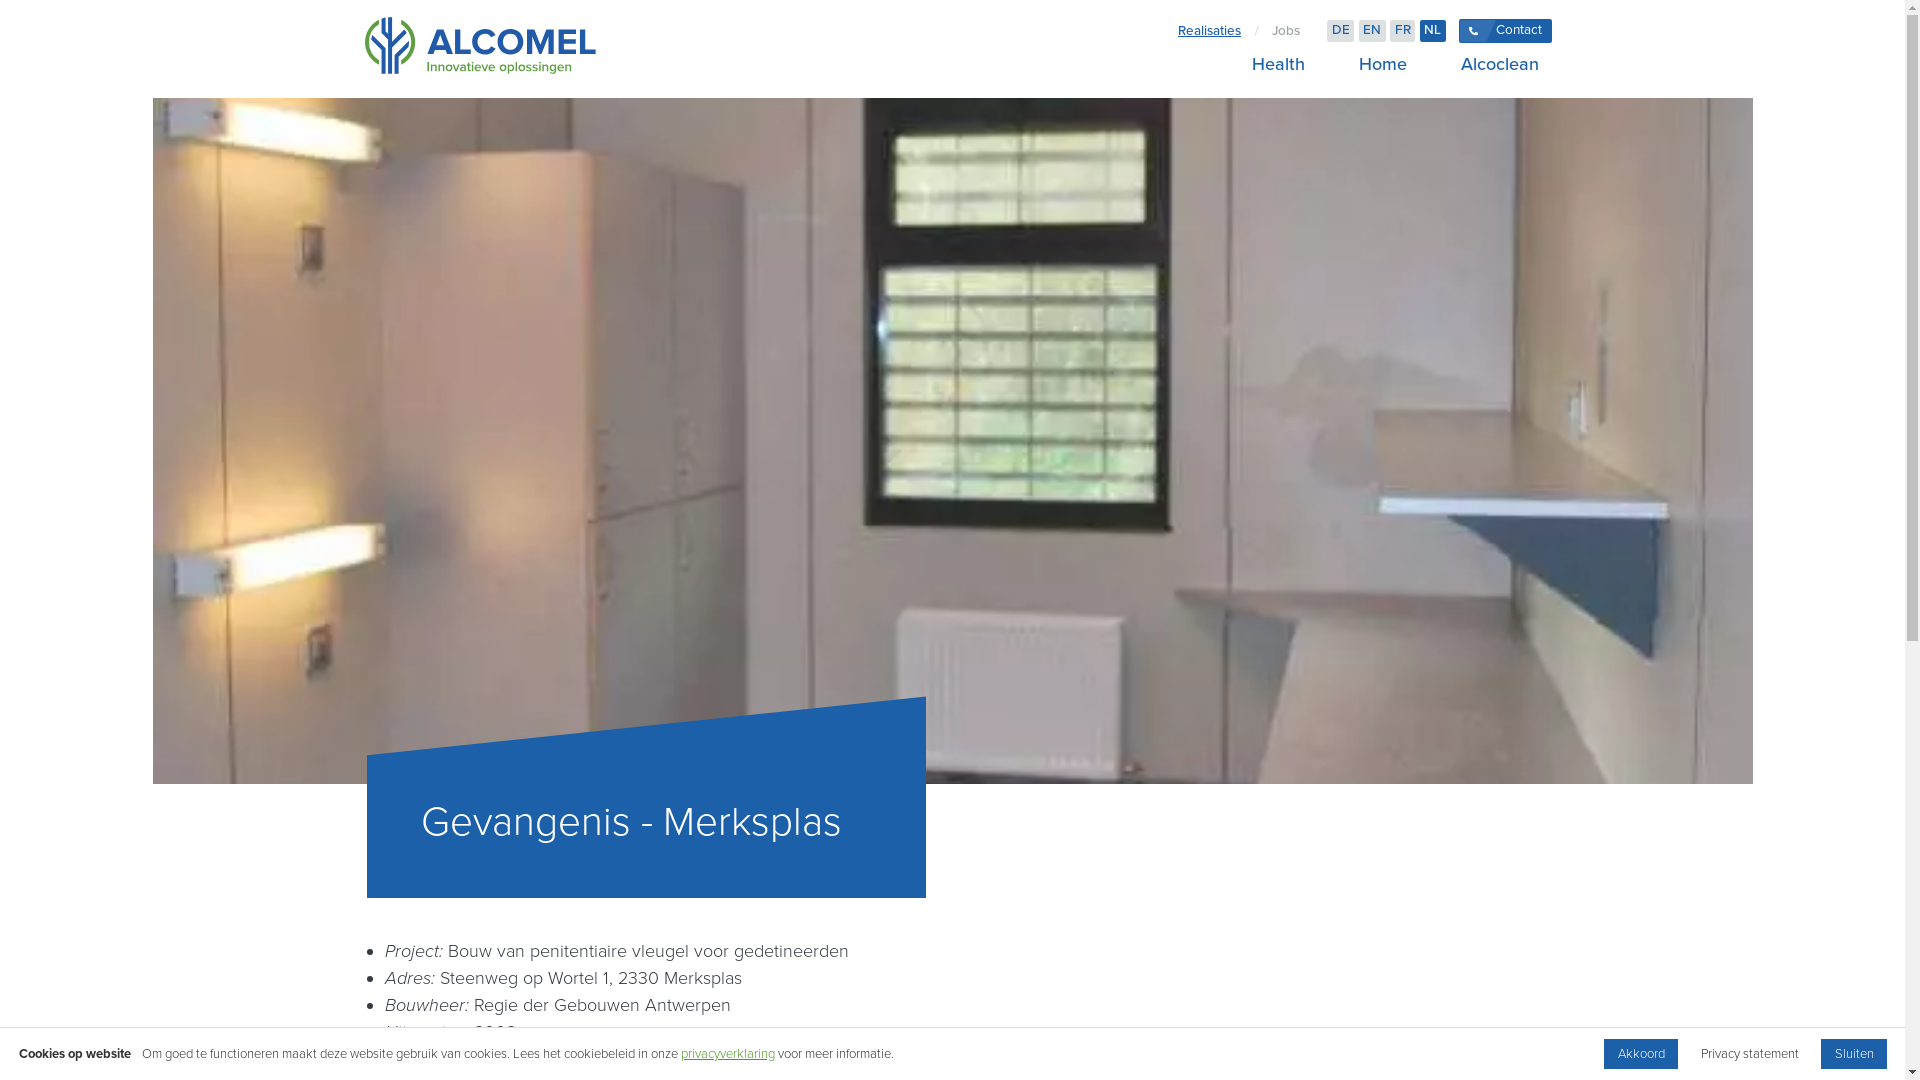 This screenshot has height=1080, width=1920. What do you see at coordinates (1492, 63) in the screenshot?
I see `'Alcoclean'` at bounding box center [1492, 63].